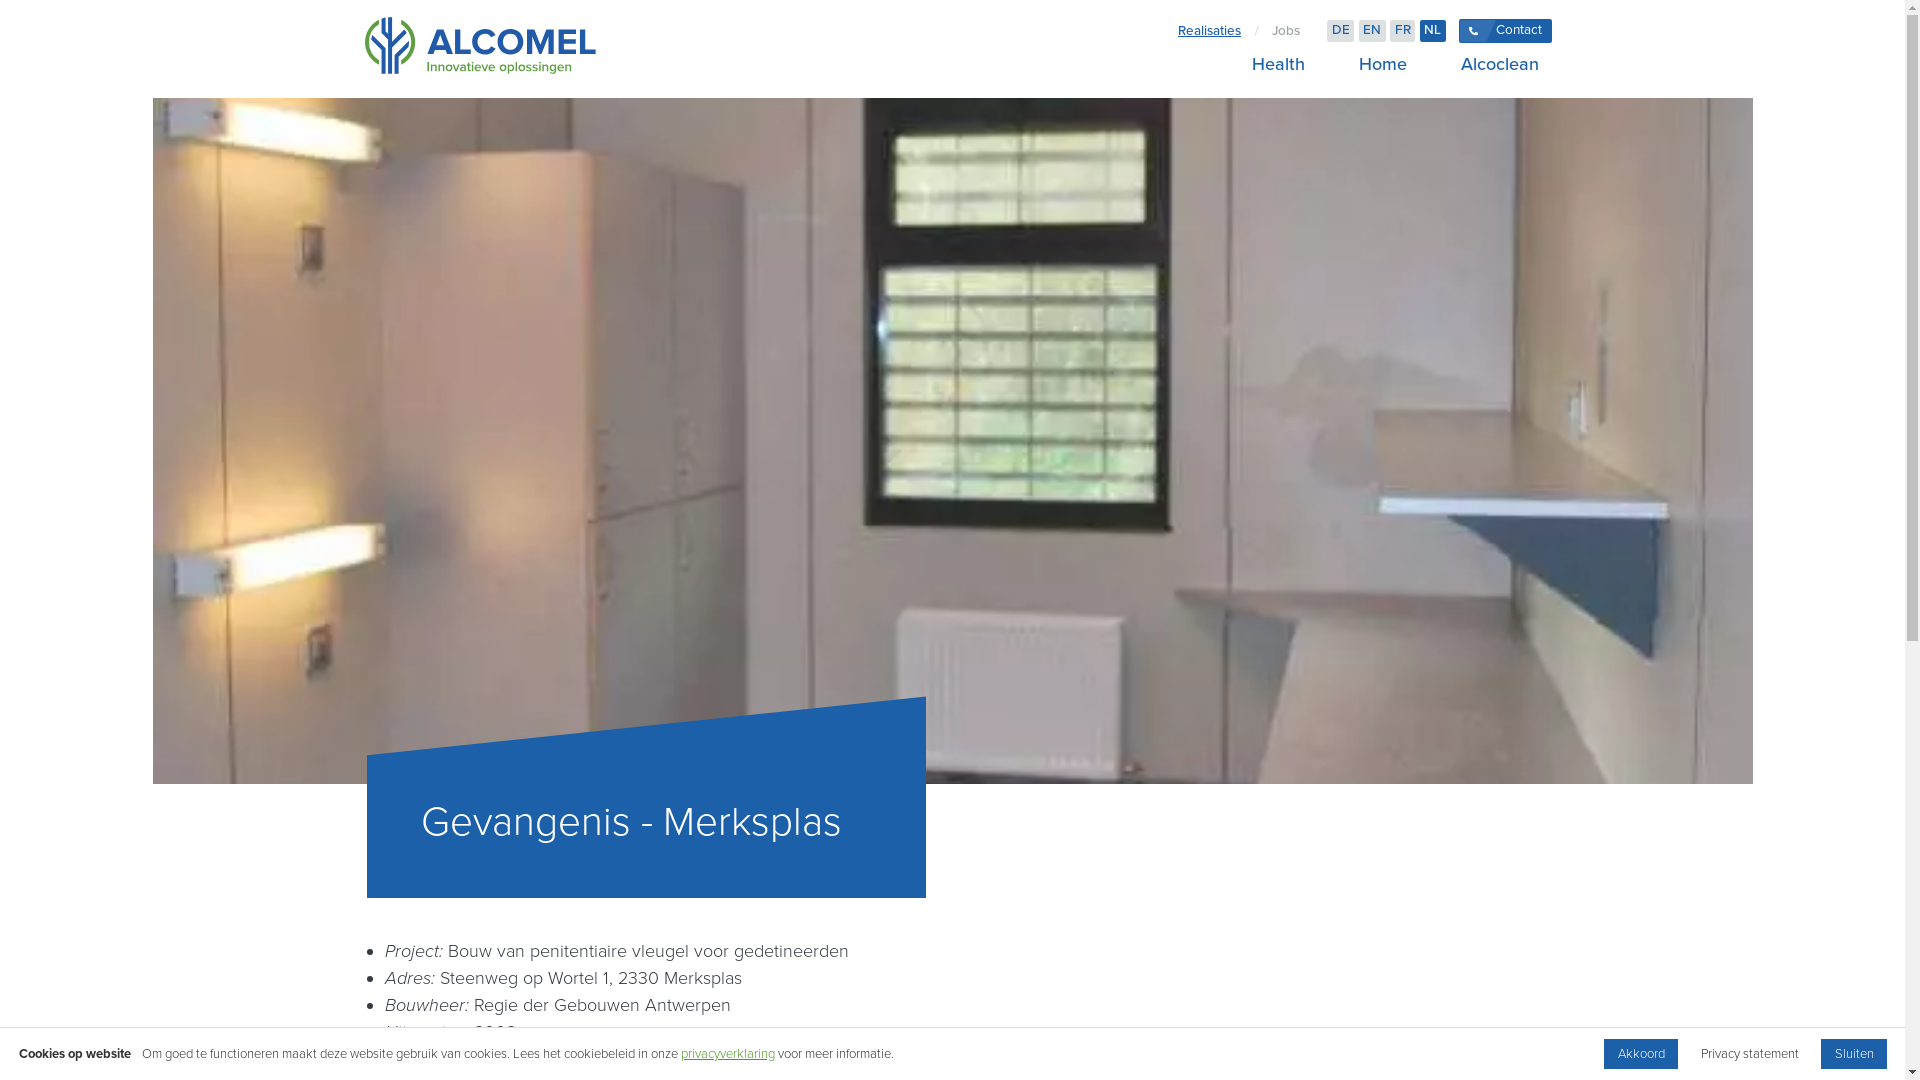 This screenshot has height=1080, width=1920. What do you see at coordinates (1492, 63) in the screenshot?
I see `'Alcoclean'` at bounding box center [1492, 63].